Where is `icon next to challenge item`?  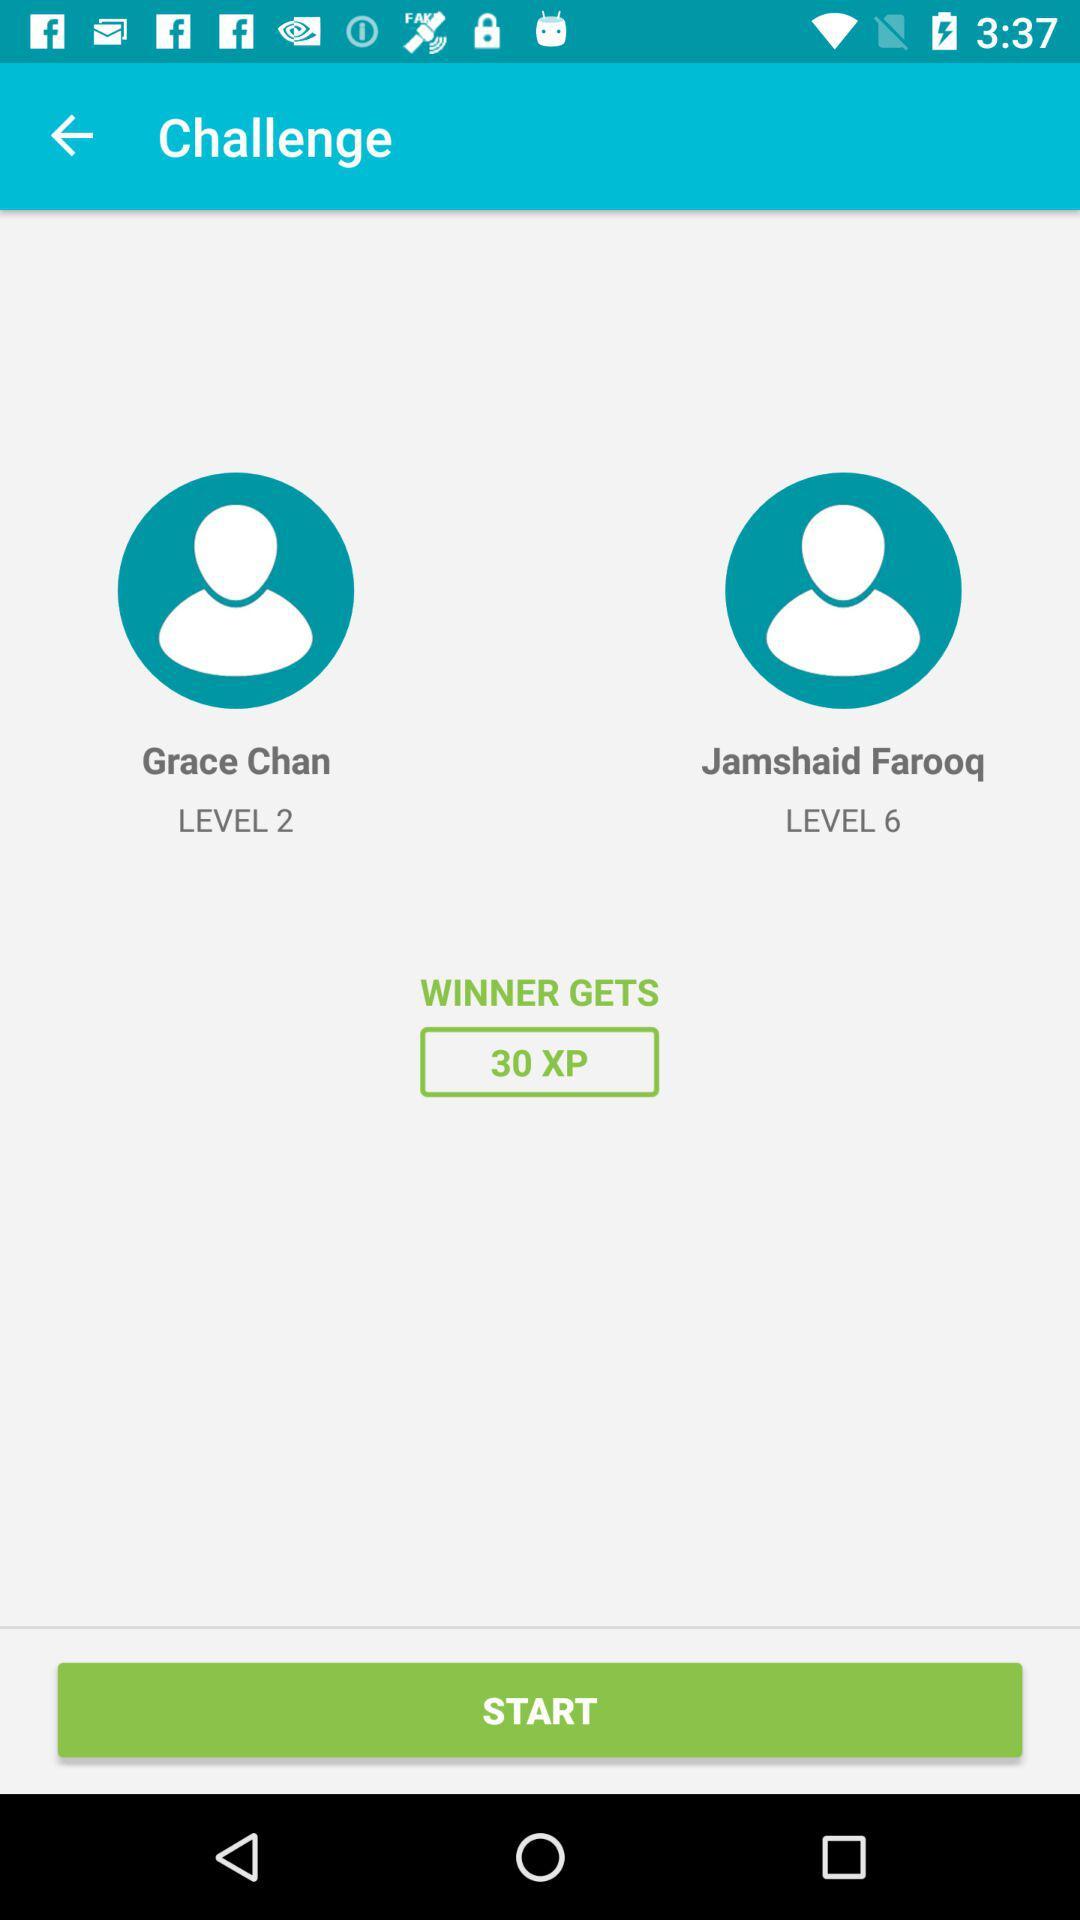 icon next to challenge item is located at coordinates (72, 135).